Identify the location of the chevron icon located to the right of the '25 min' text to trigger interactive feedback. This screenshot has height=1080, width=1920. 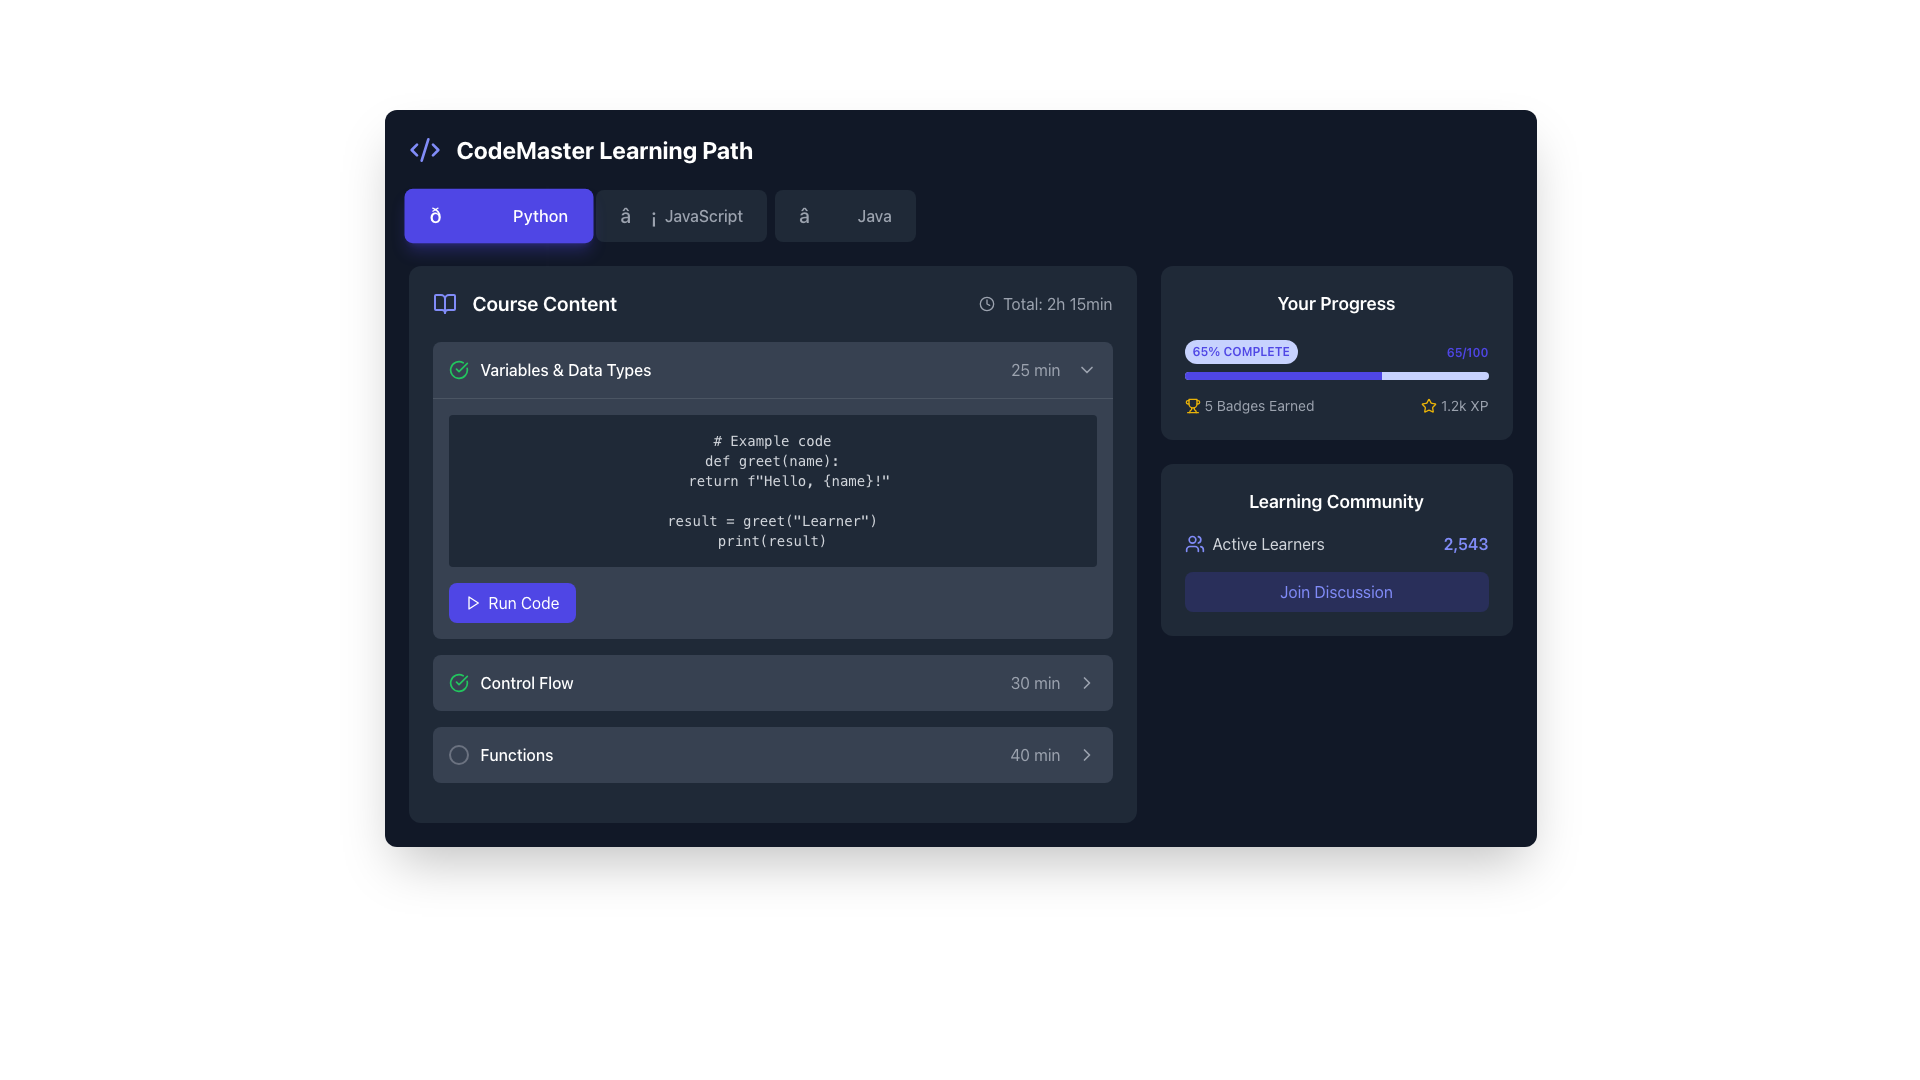
(1085, 370).